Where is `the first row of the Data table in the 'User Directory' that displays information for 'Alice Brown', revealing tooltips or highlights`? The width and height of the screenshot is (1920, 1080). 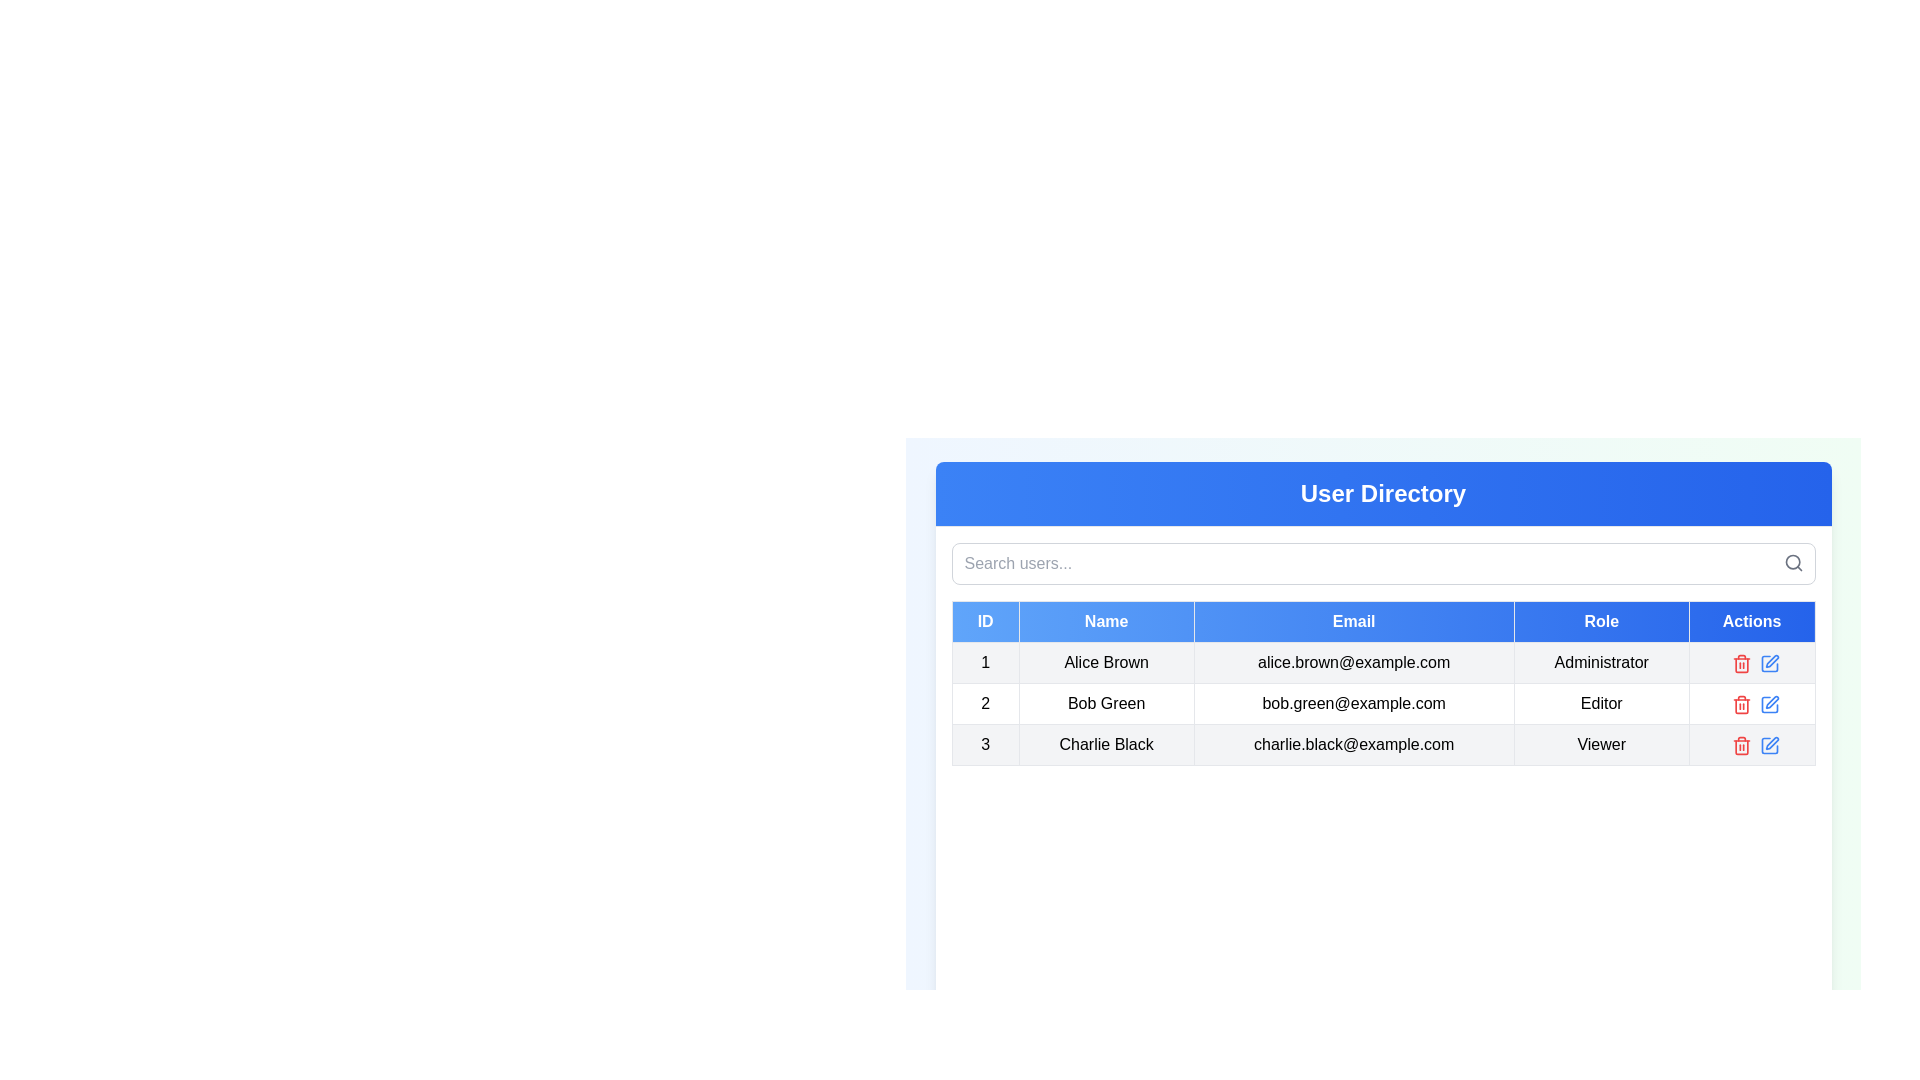 the first row of the Data table in the 'User Directory' that displays information for 'Alice Brown', revealing tooltips or highlights is located at coordinates (1382, 654).